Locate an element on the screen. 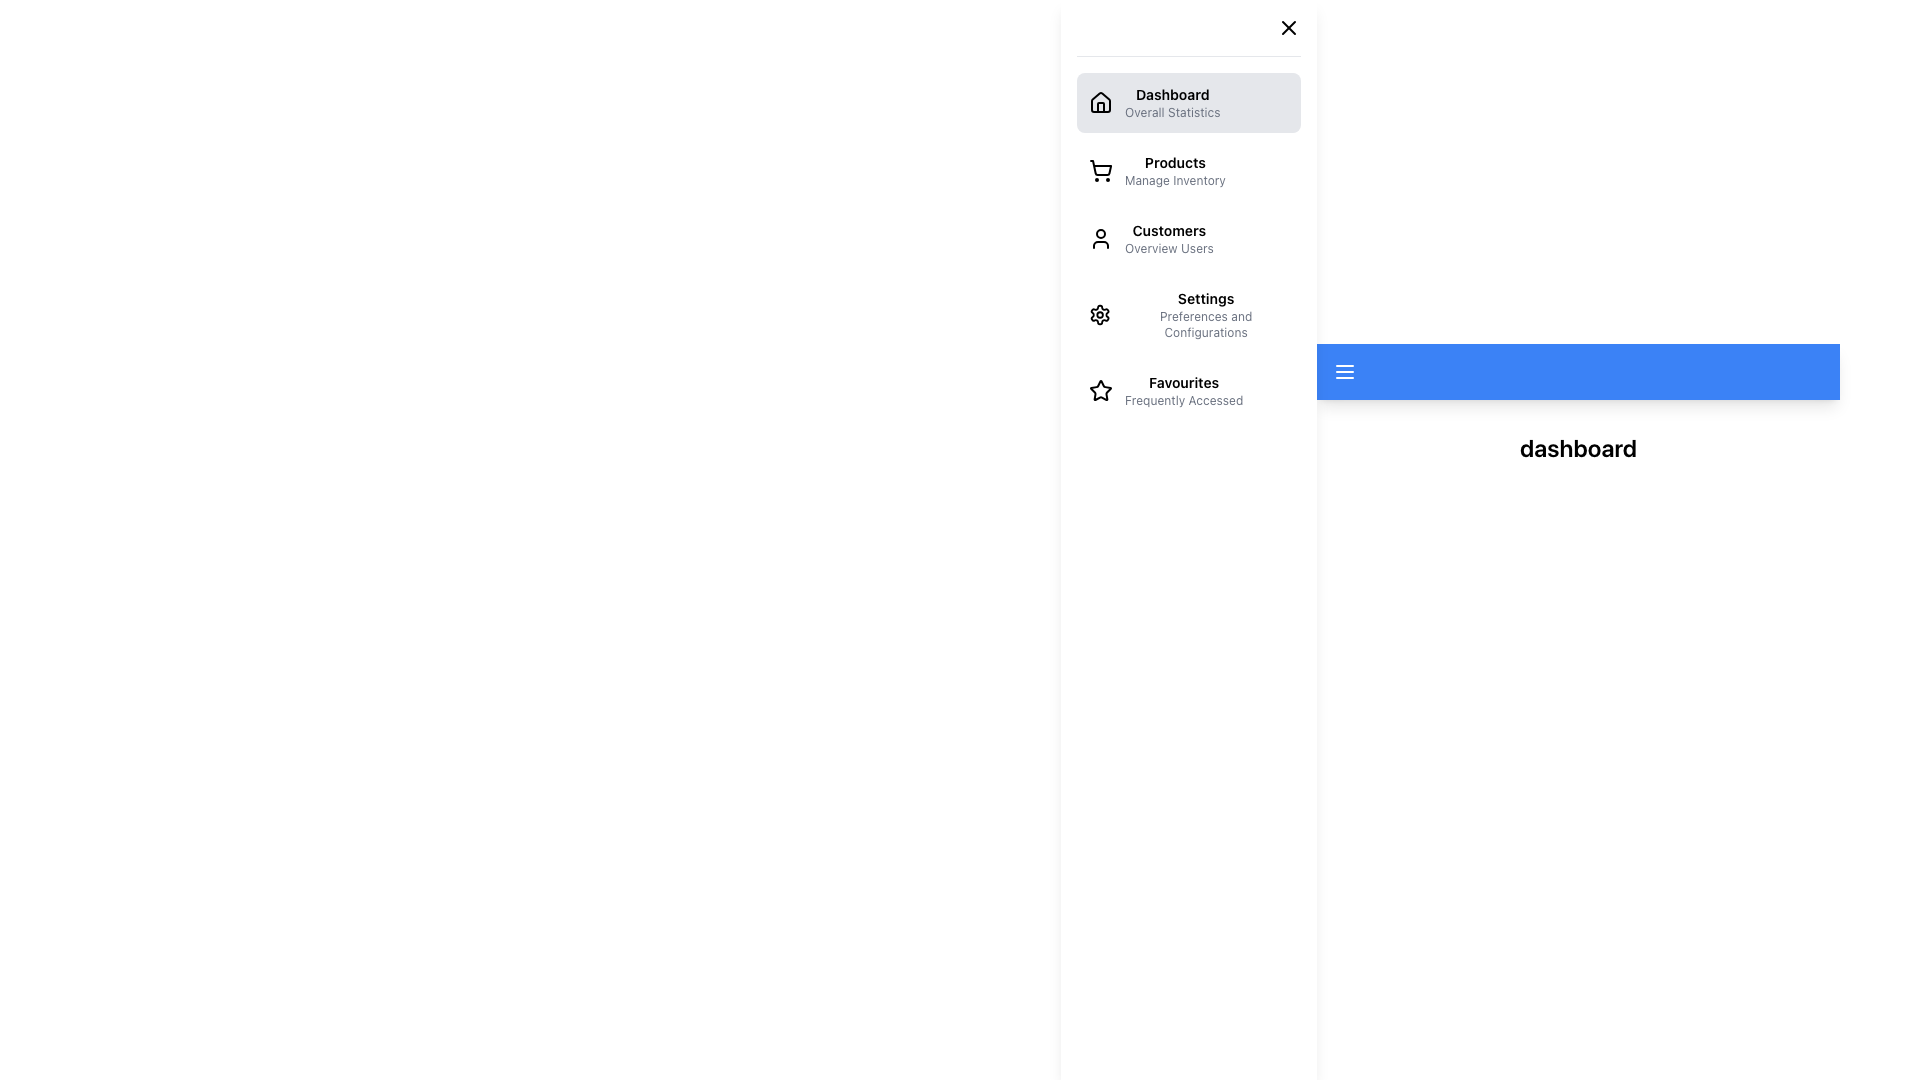  the Text Label indicating the 'dashboard' section, which is centrally located below the blue header bar in the white section of the layout is located at coordinates (1577, 446).